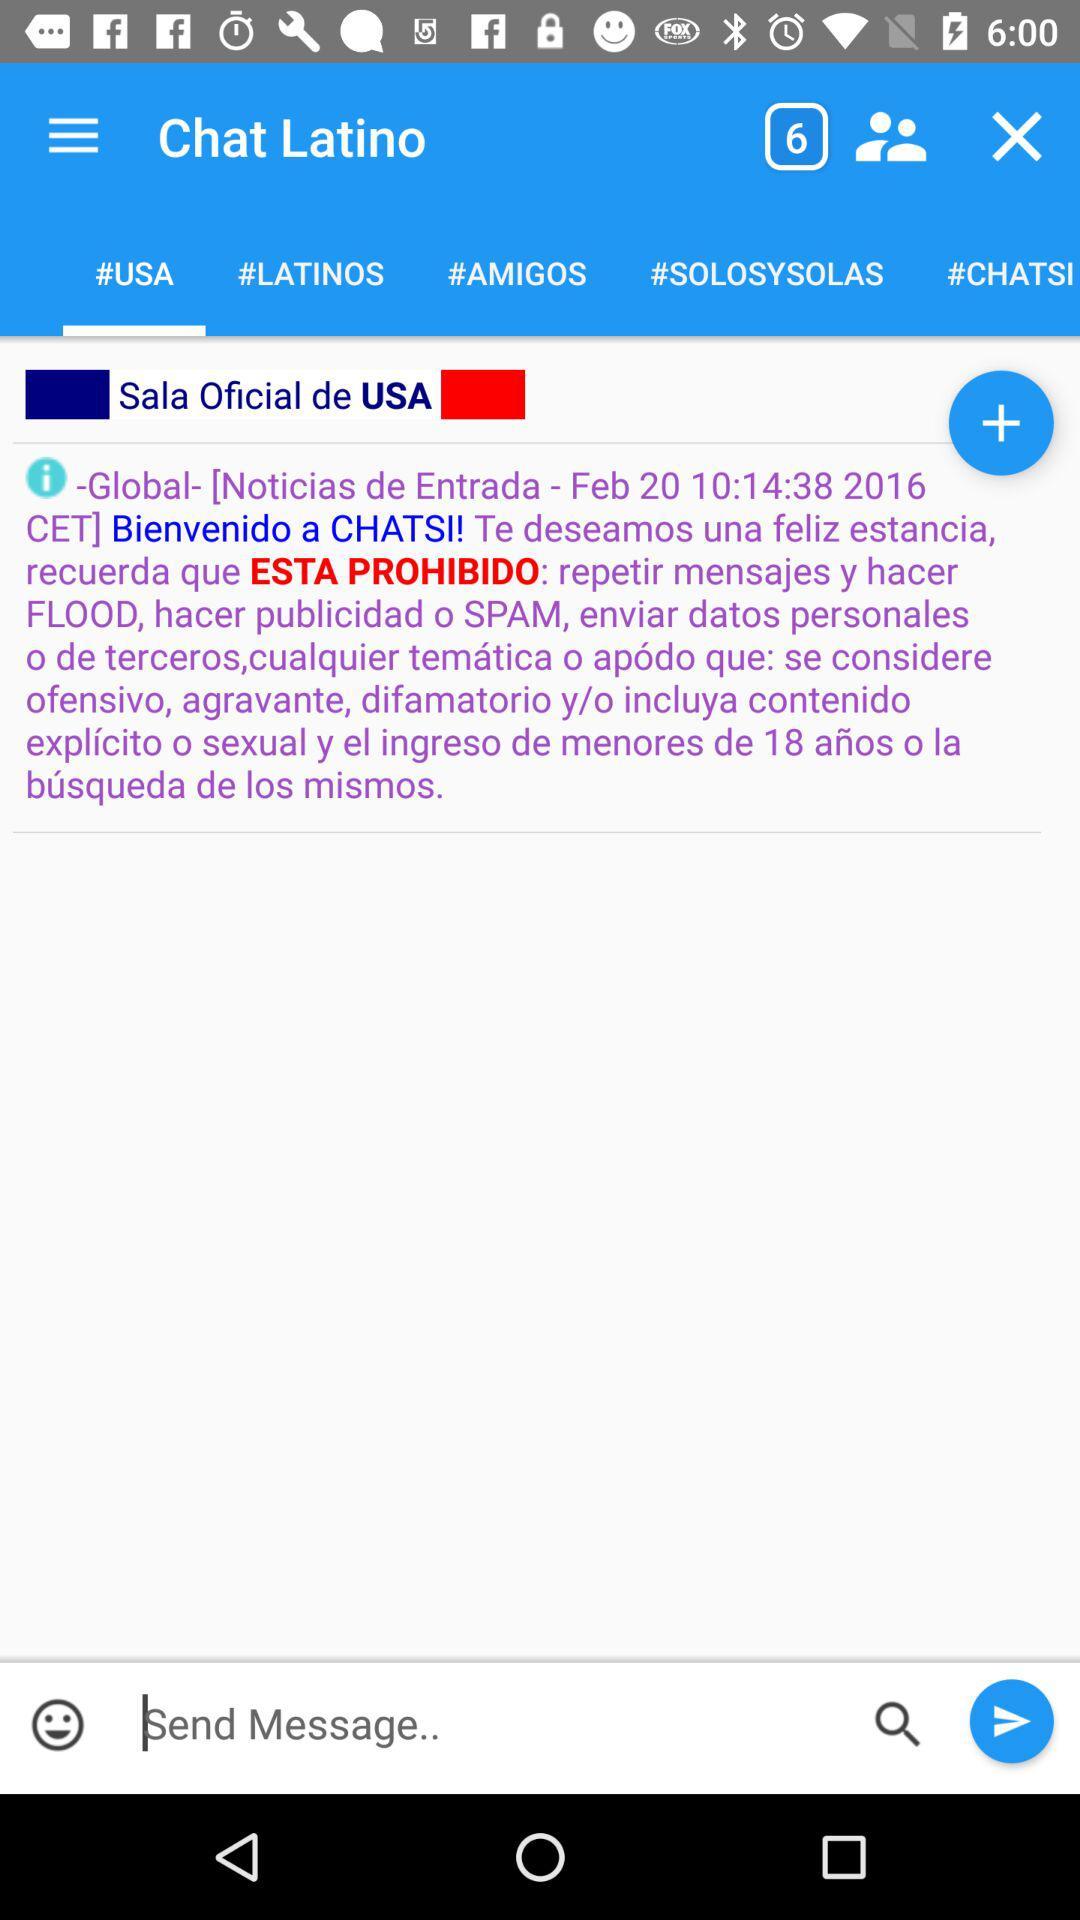  I want to click on the contacts icon beside cross mark, so click(890, 136).